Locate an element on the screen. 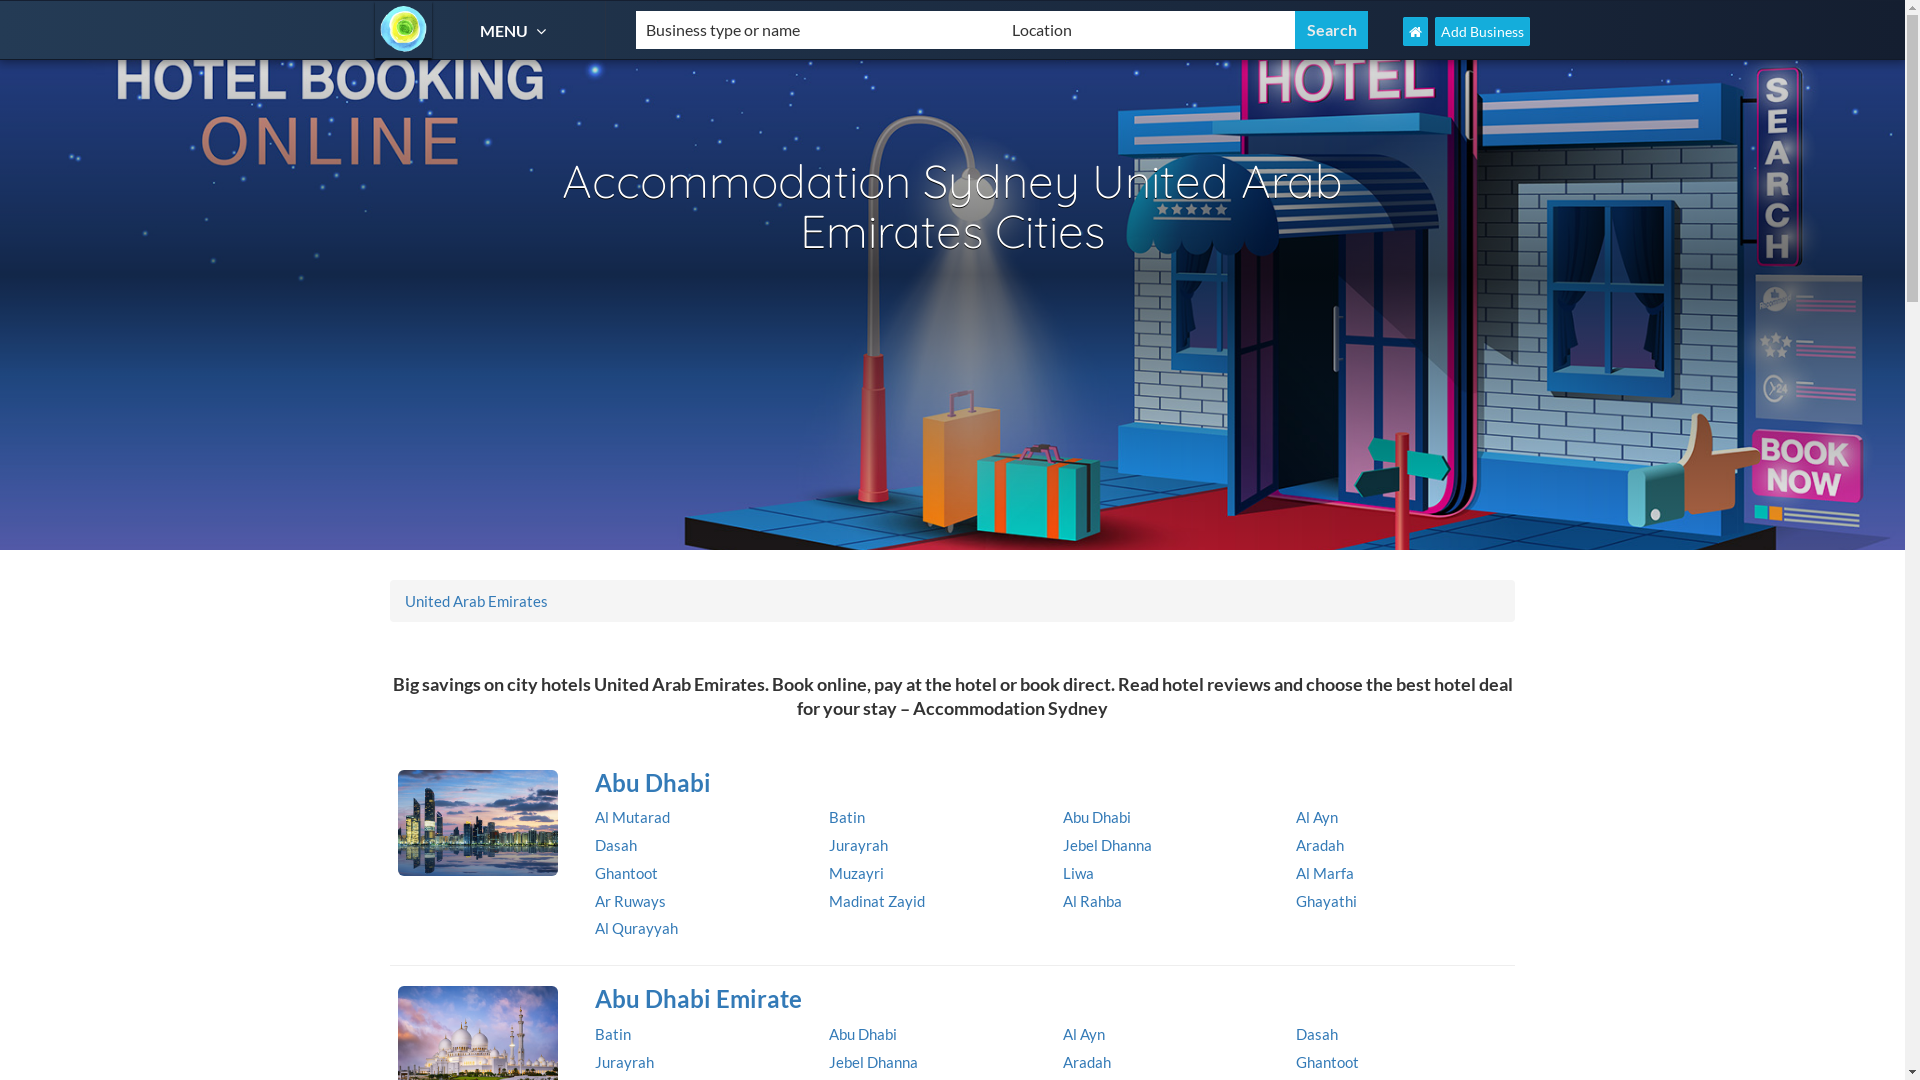 The image size is (1920, 1080). 'Al Marfa' is located at coordinates (1324, 871).